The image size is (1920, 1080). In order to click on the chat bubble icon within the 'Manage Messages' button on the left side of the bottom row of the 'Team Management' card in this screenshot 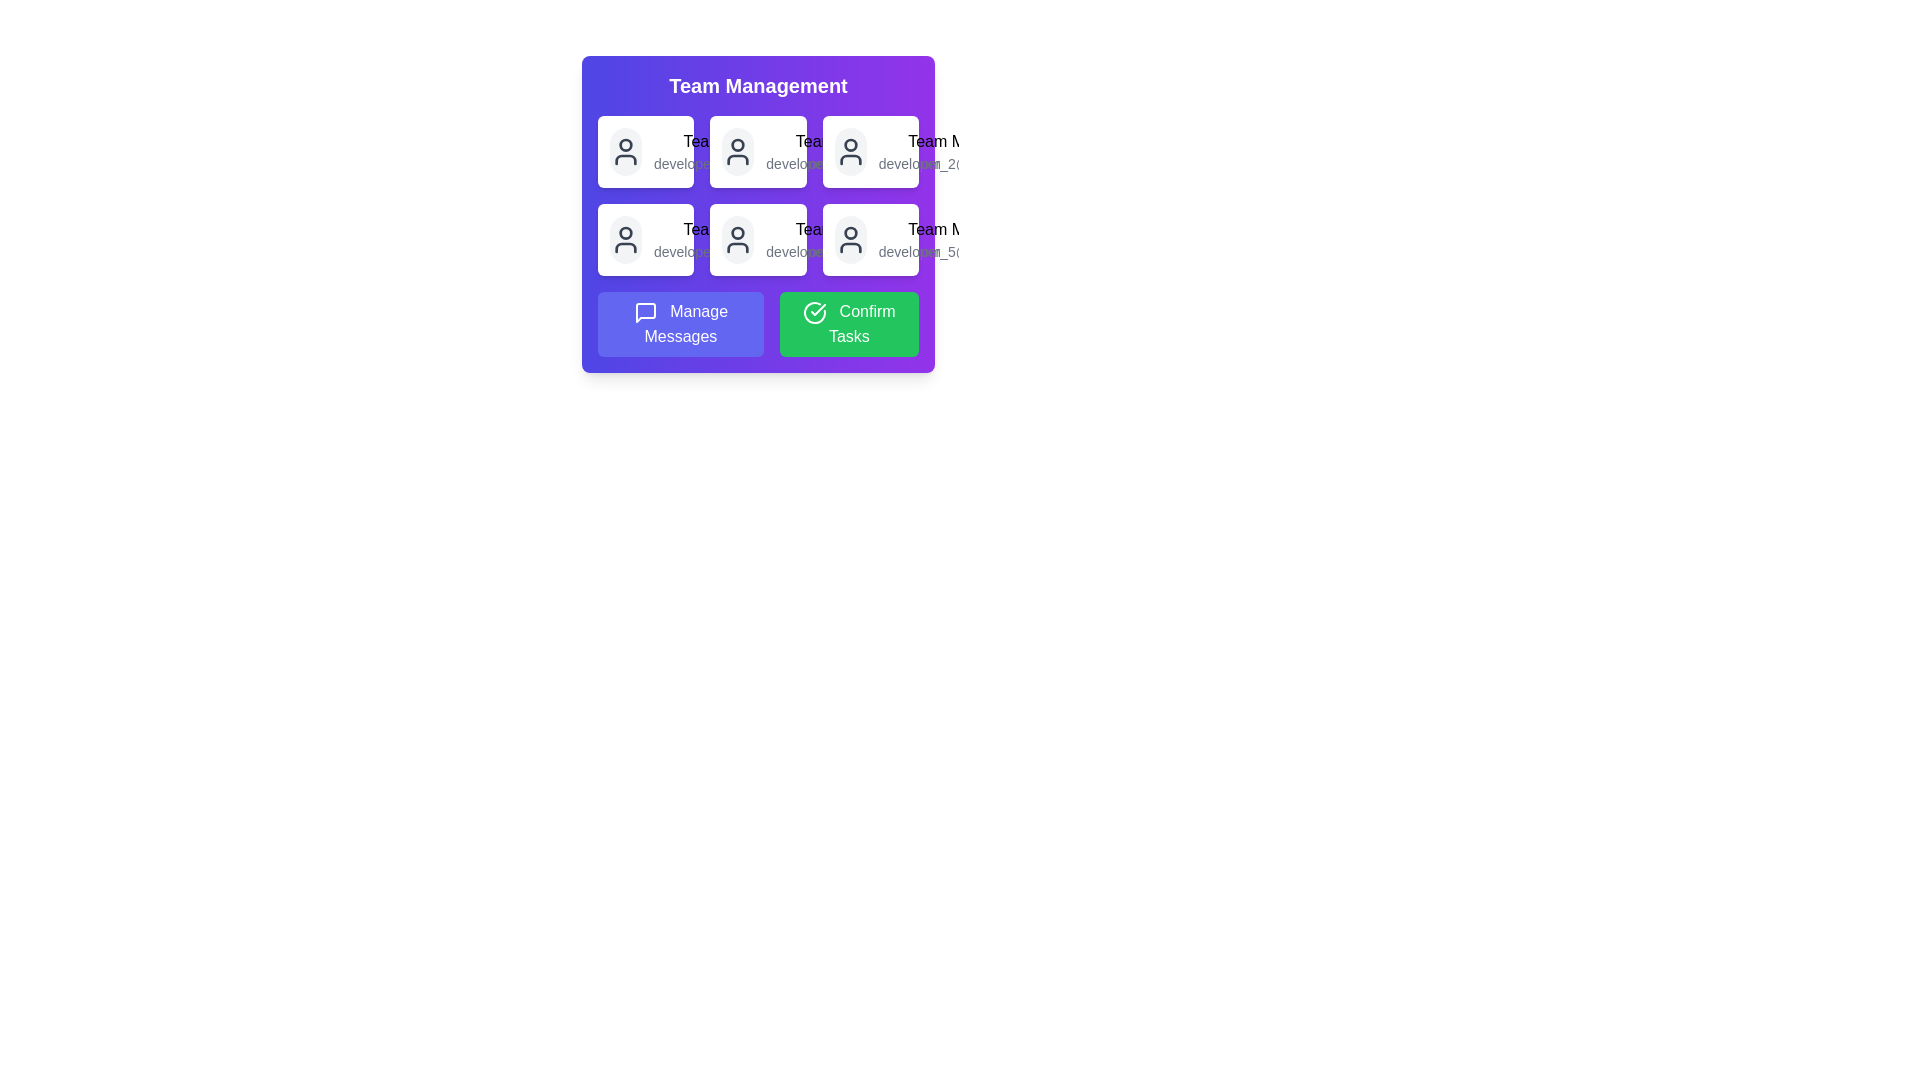, I will do `click(645, 312)`.